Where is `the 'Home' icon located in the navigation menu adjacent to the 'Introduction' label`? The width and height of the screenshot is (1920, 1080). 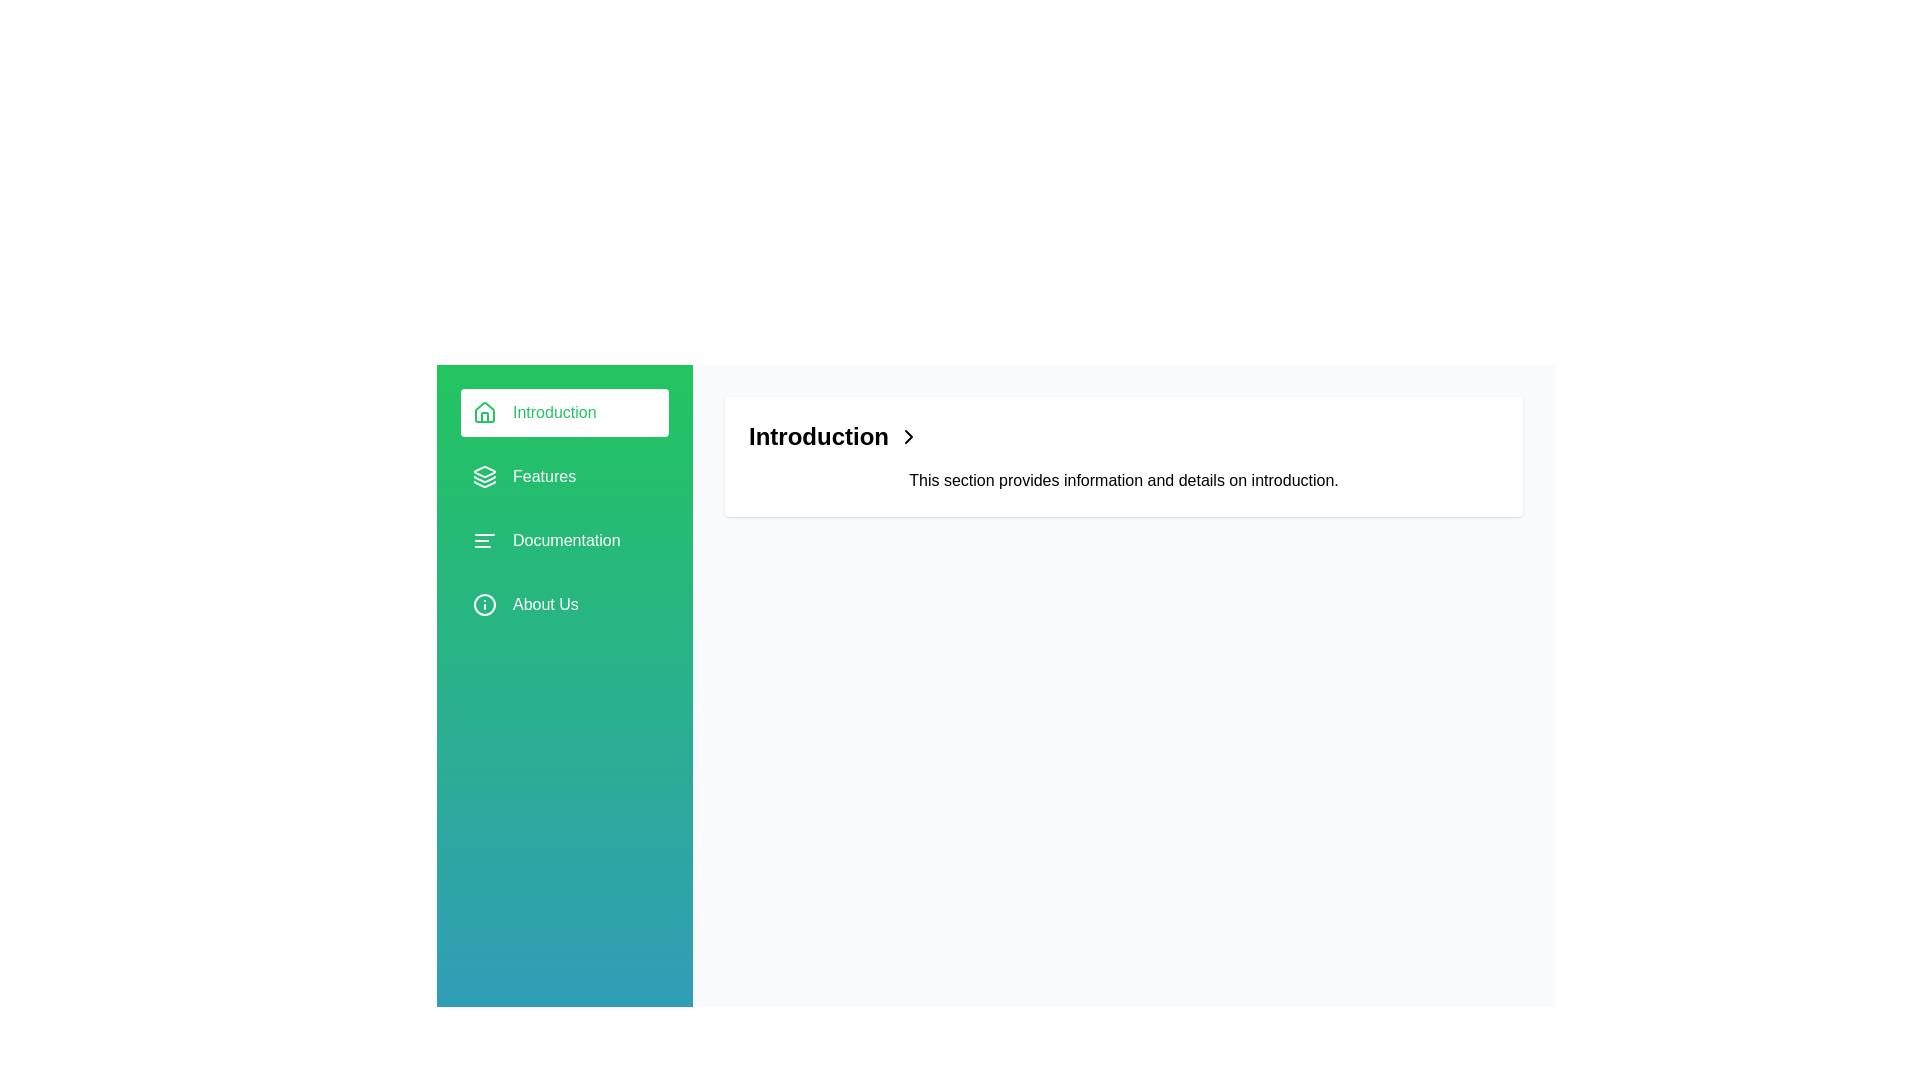
the 'Home' icon located in the navigation menu adjacent to the 'Introduction' label is located at coordinates (484, 411).